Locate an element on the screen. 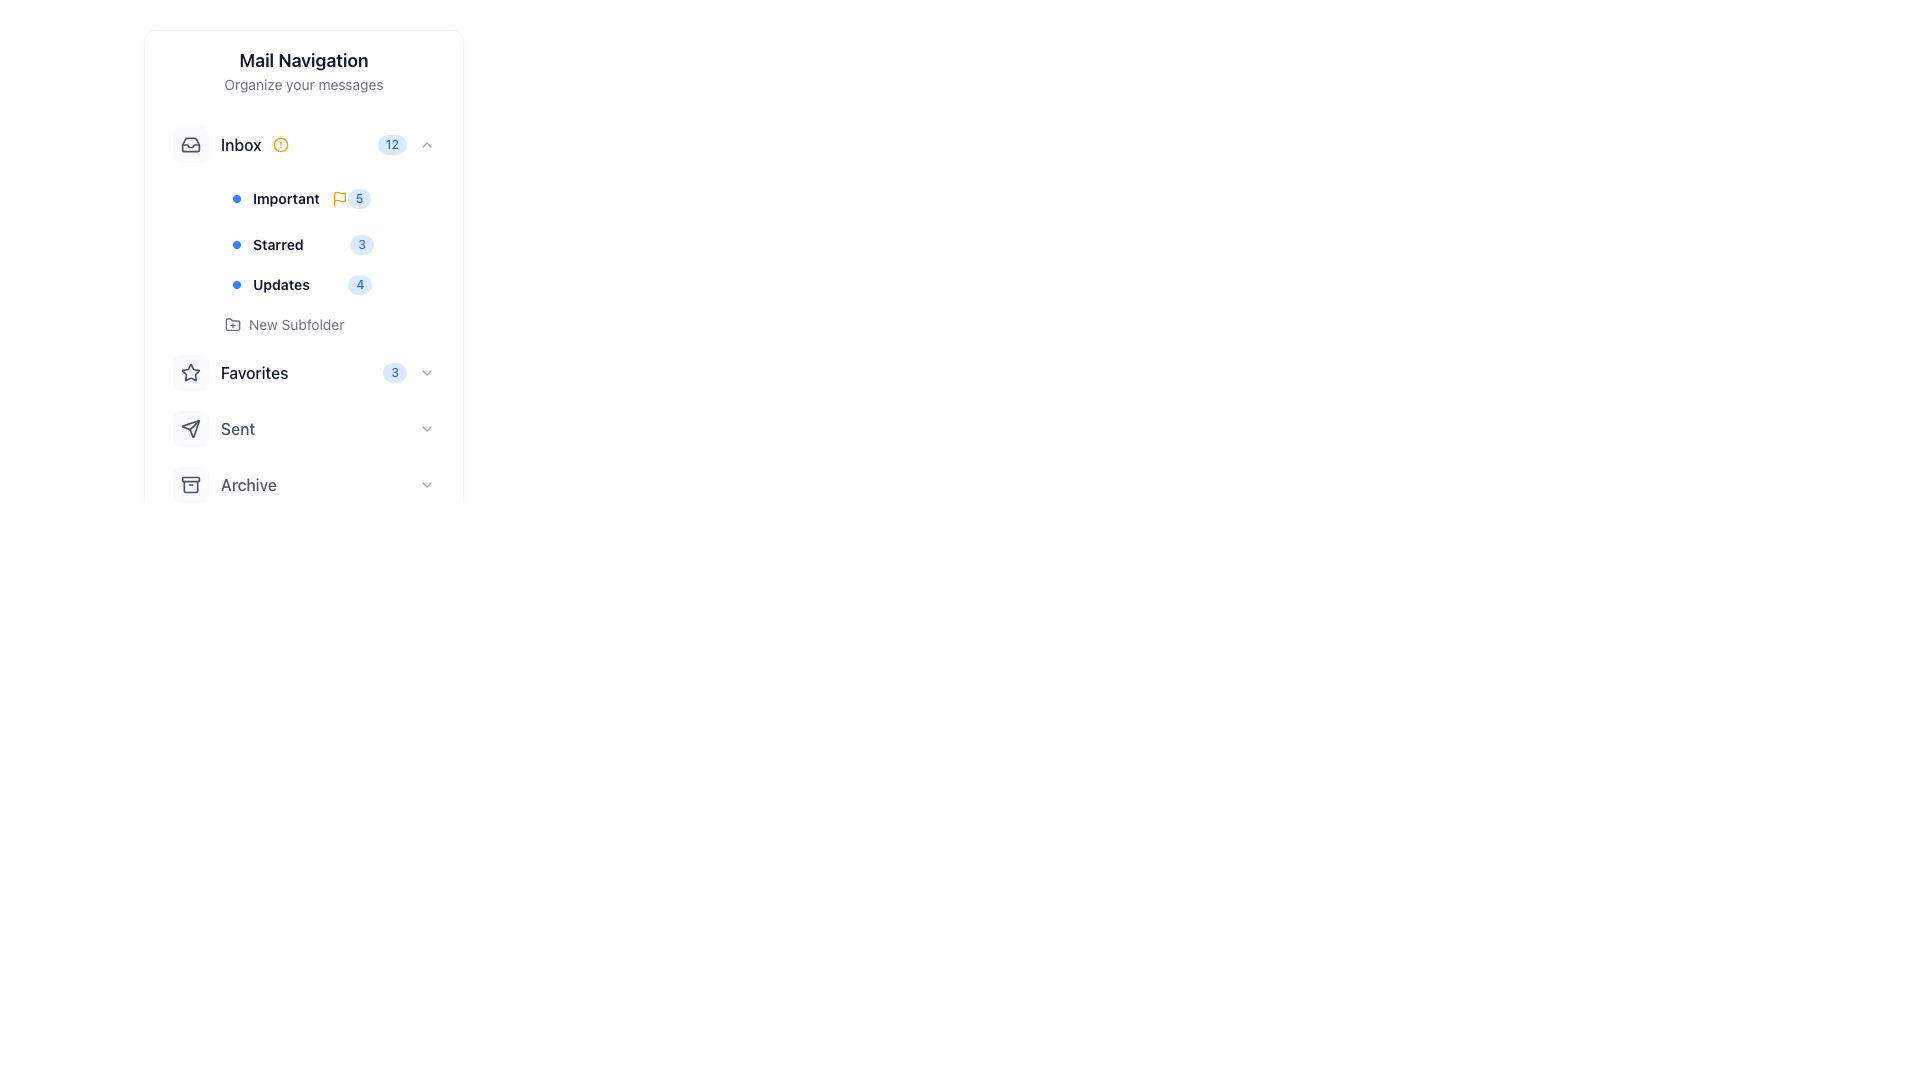  the triangular-shaped arrowhead 'send' icon located in the mail navigation sidebar, positioned between the 'Favorites' and 'Archive' sections as a static decoration is located at coordinates (191, 427).